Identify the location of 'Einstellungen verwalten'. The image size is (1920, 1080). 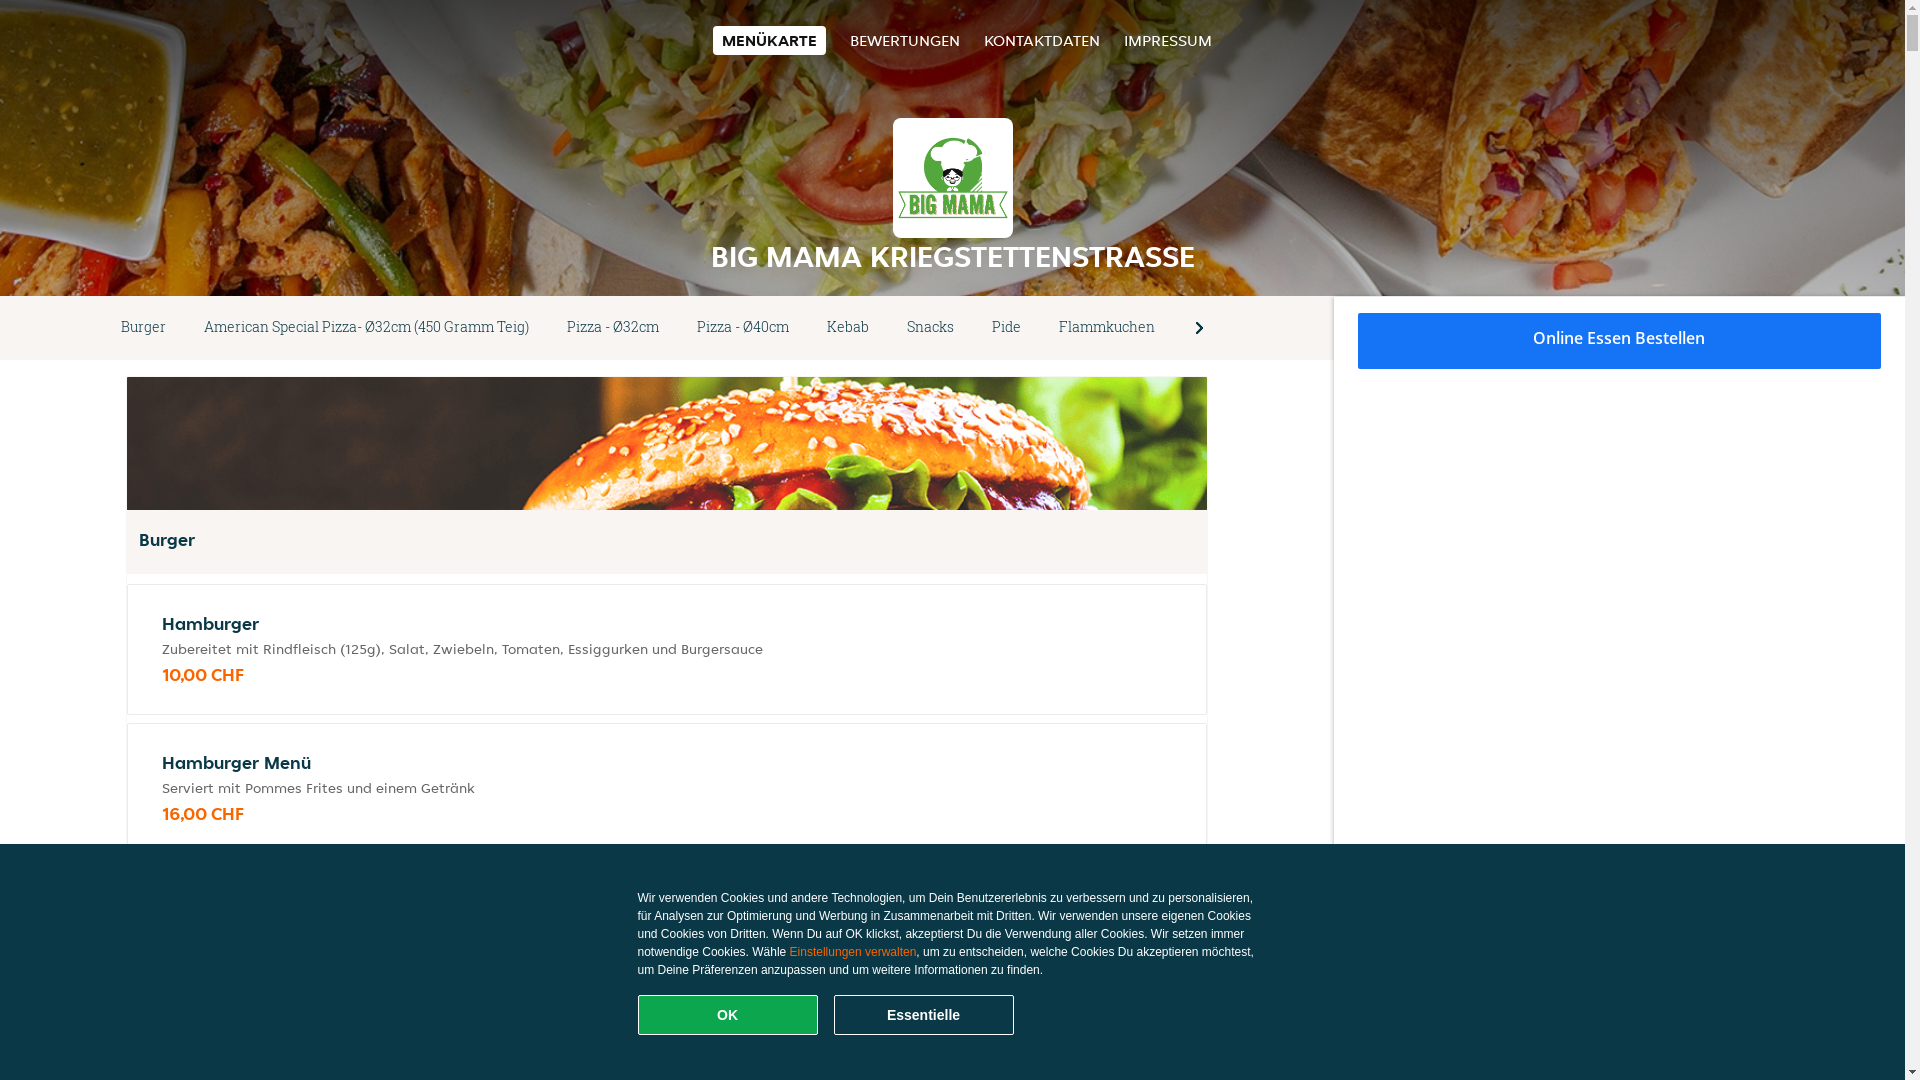
(853, 951).